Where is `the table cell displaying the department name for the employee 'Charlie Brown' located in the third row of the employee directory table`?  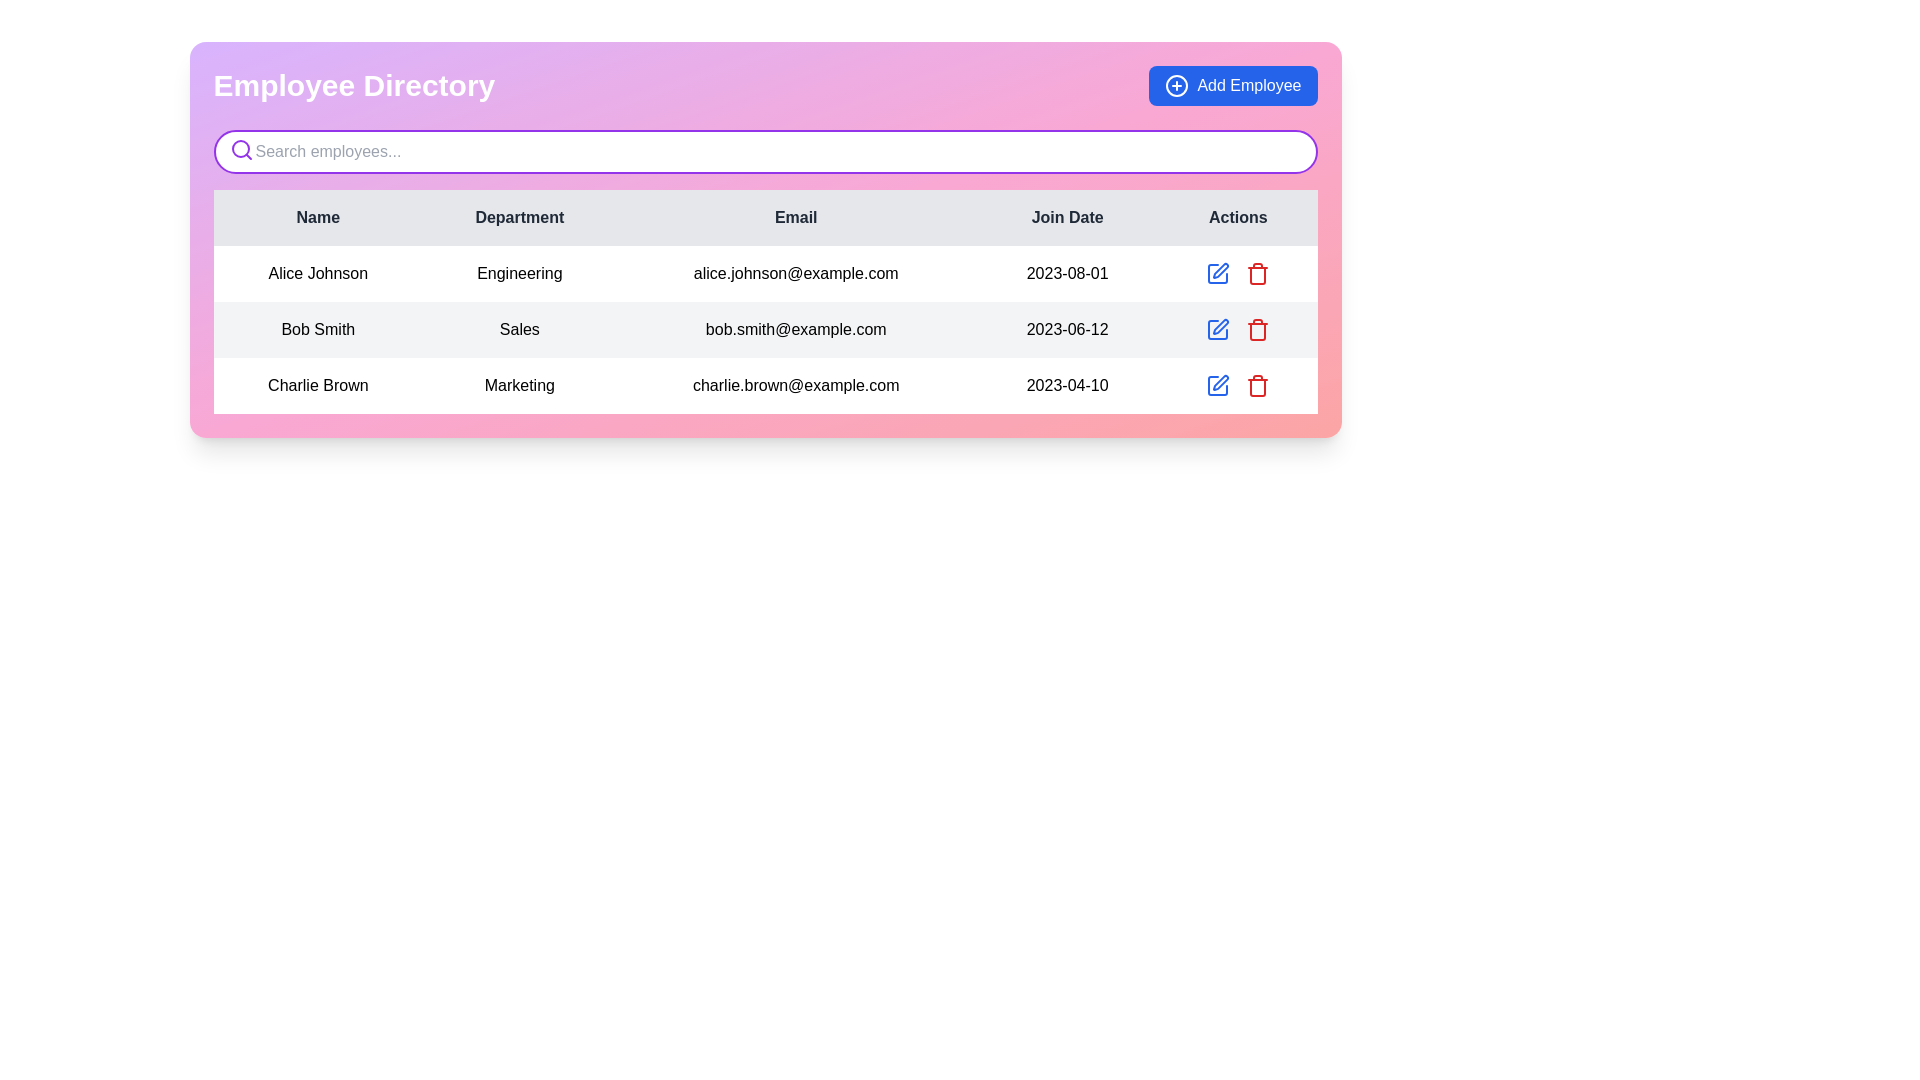 the table cell displaying the department name for the employee 'Charlie Brown' located in the third row of the employee directory table is located at coordinates (519, 385).